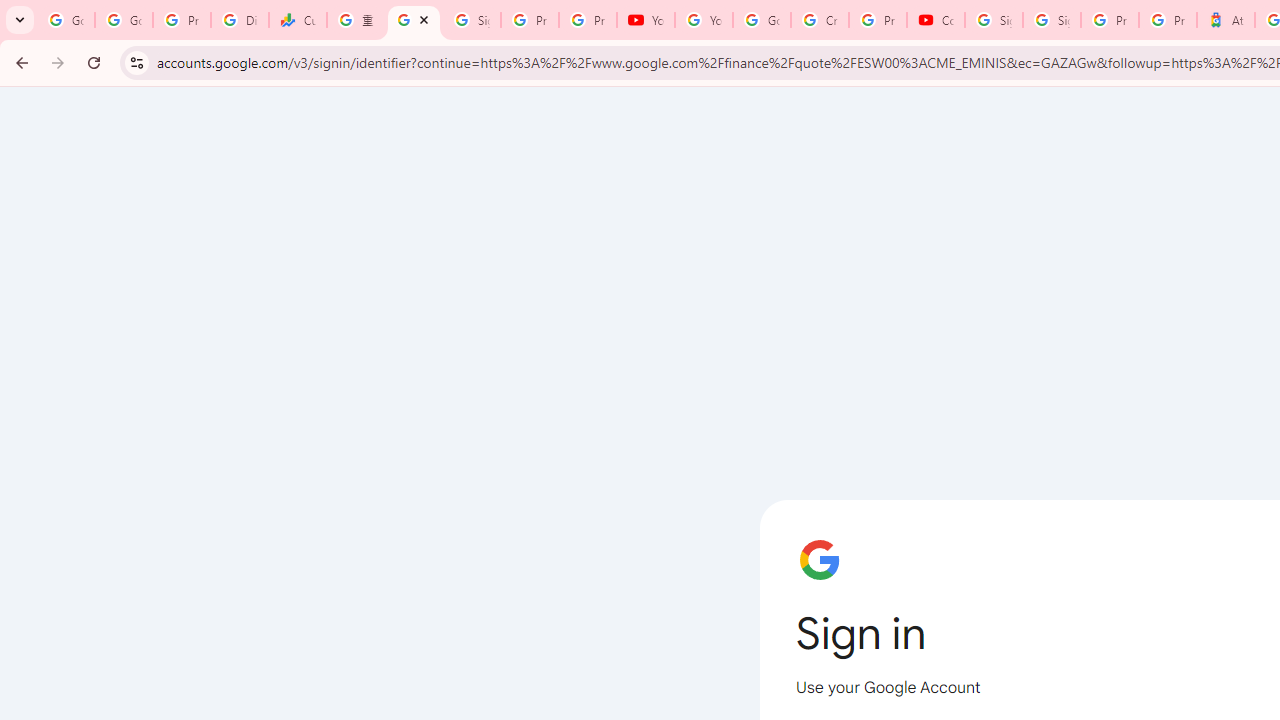 This screenshot has height=720, width=1280. What do you see at coordinates (819, 20) in the screenshot?
I see `'Create your Google Account'` at bounding box center [819, 20].